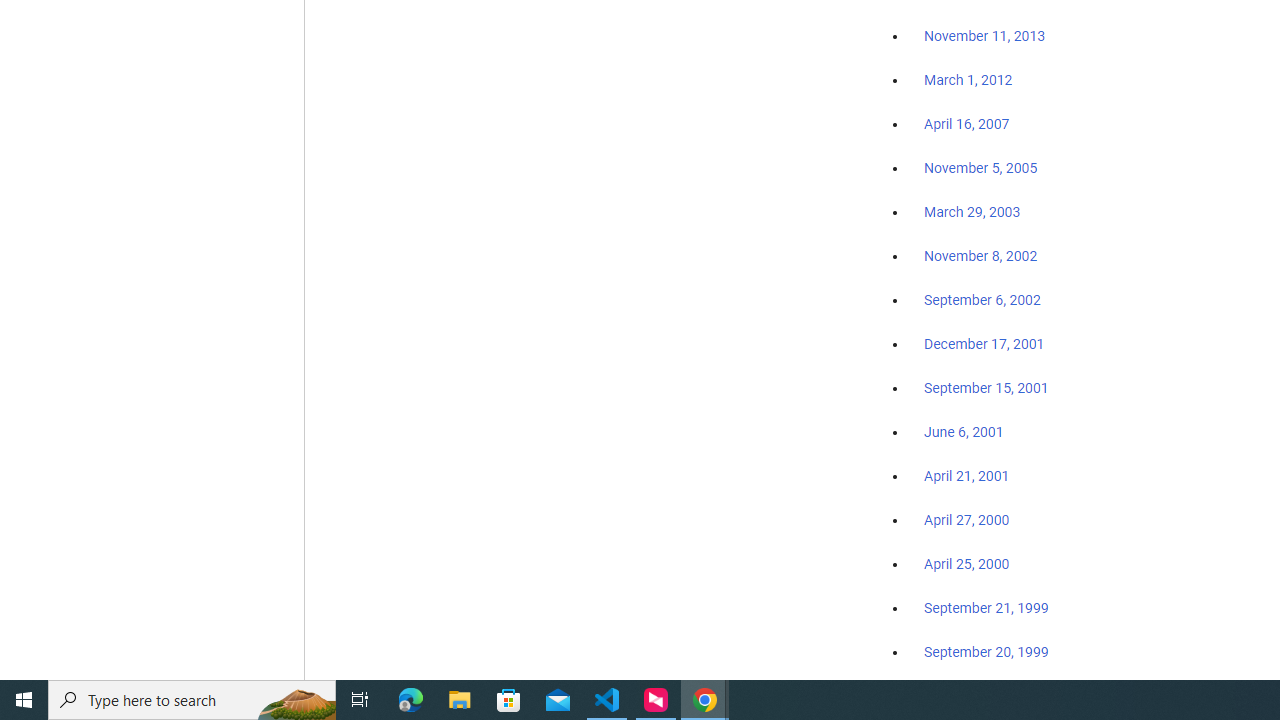 The height and width of the screenshot is (720, 1280). I want to click on 'June 6, 2001', so click(963, 431).